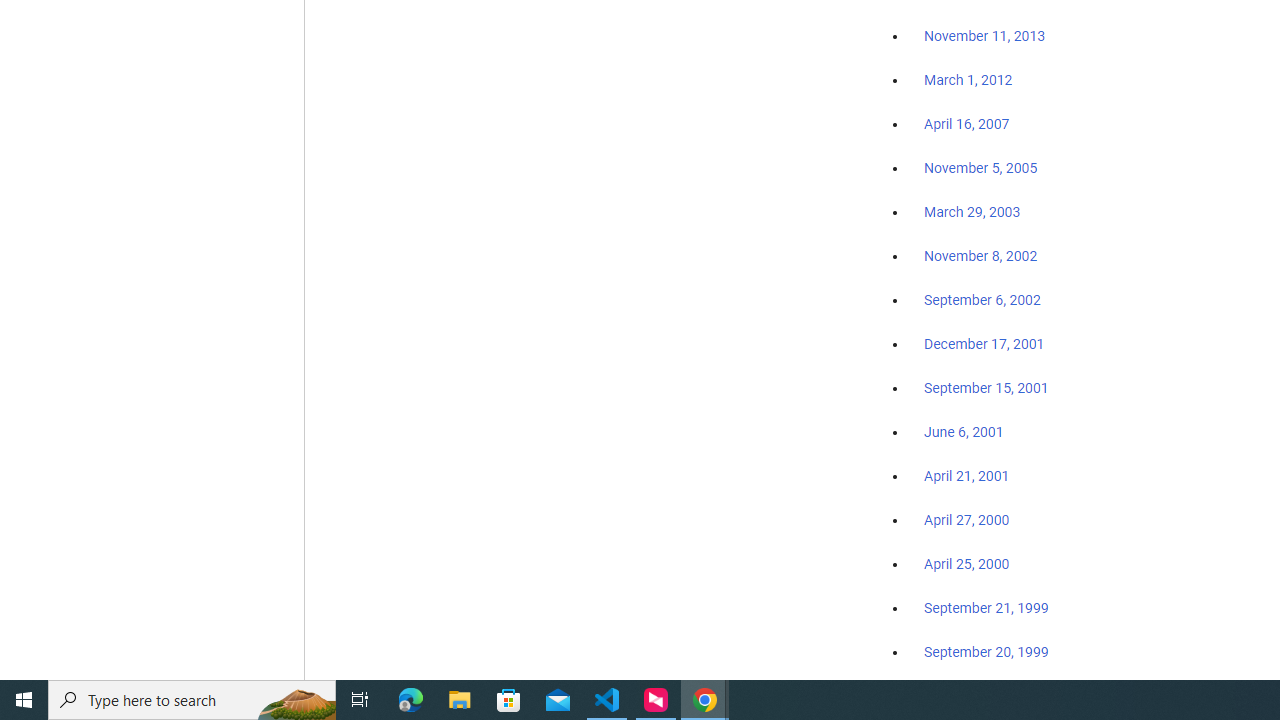 The height and width of the screenshot is (720, 1280). I want to click on 'June 6, 2001', so click(963, 431).